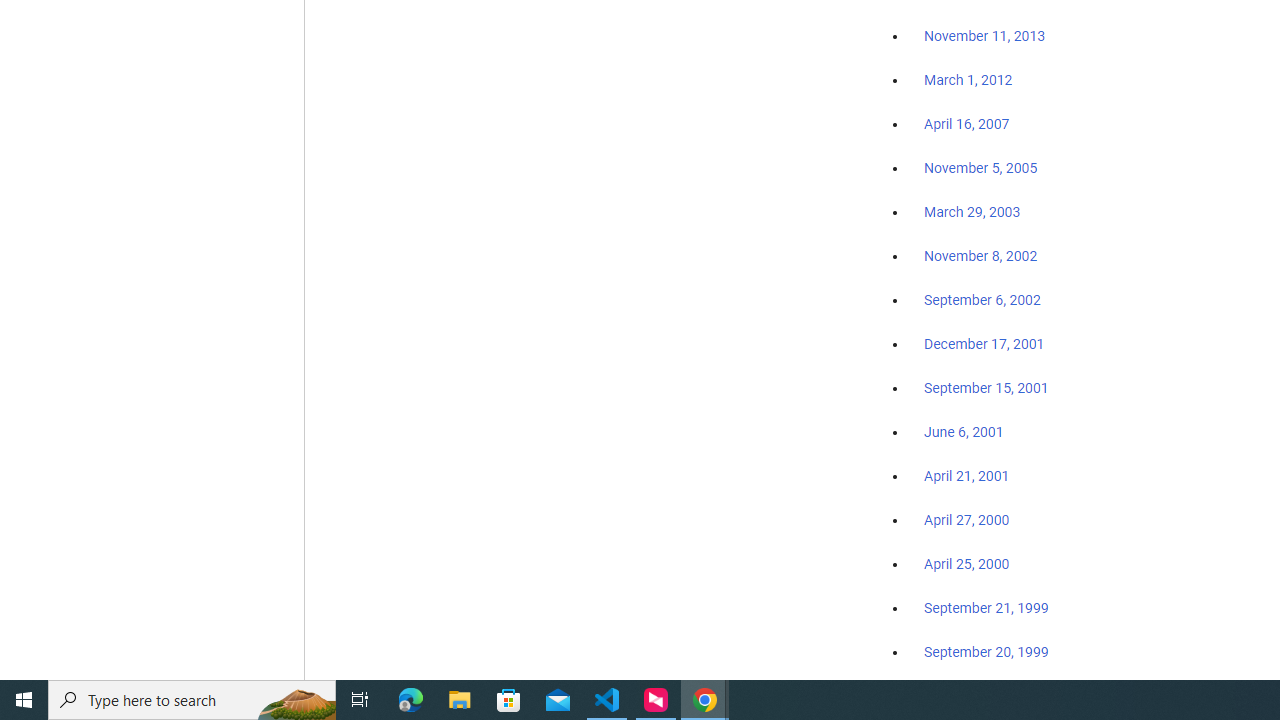 The height and width of the screenshot is (720, 1280). I want to click on 'June 6, 2001', so click(963, 431).